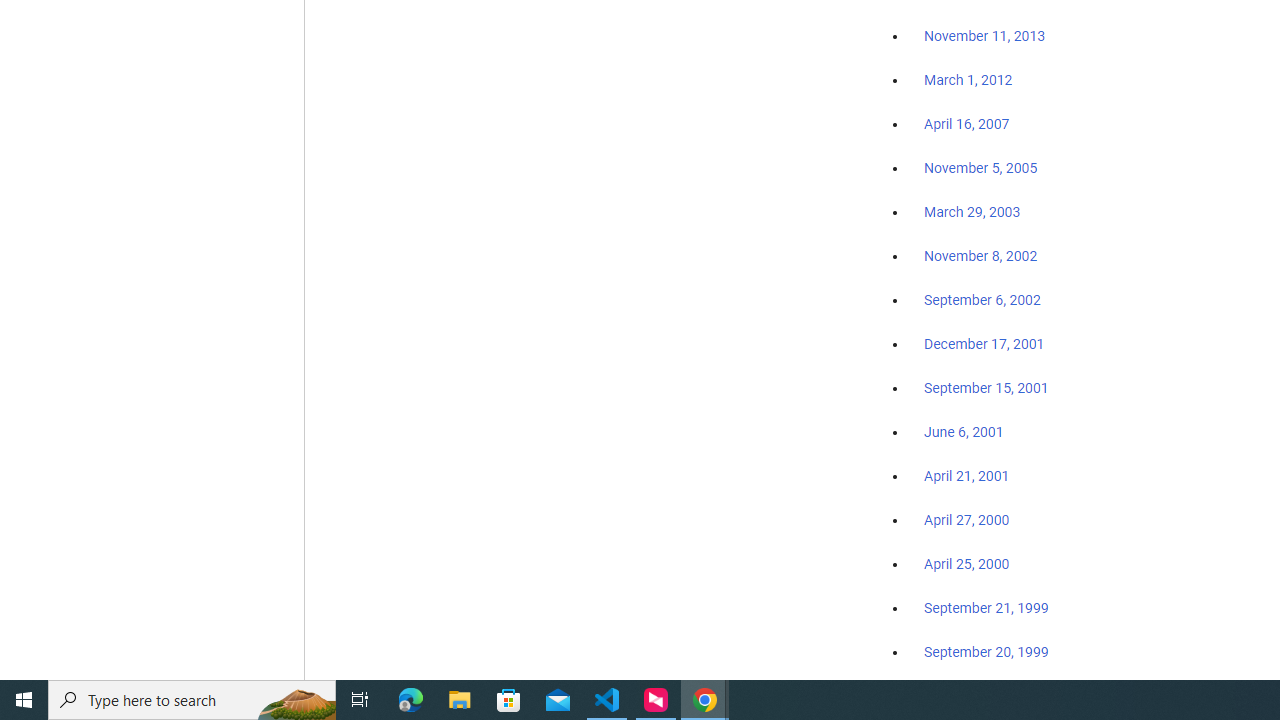 The height and width of the screenshot is (720, 1280). I want to click on 'June 6, 2001', so click(963, 431).